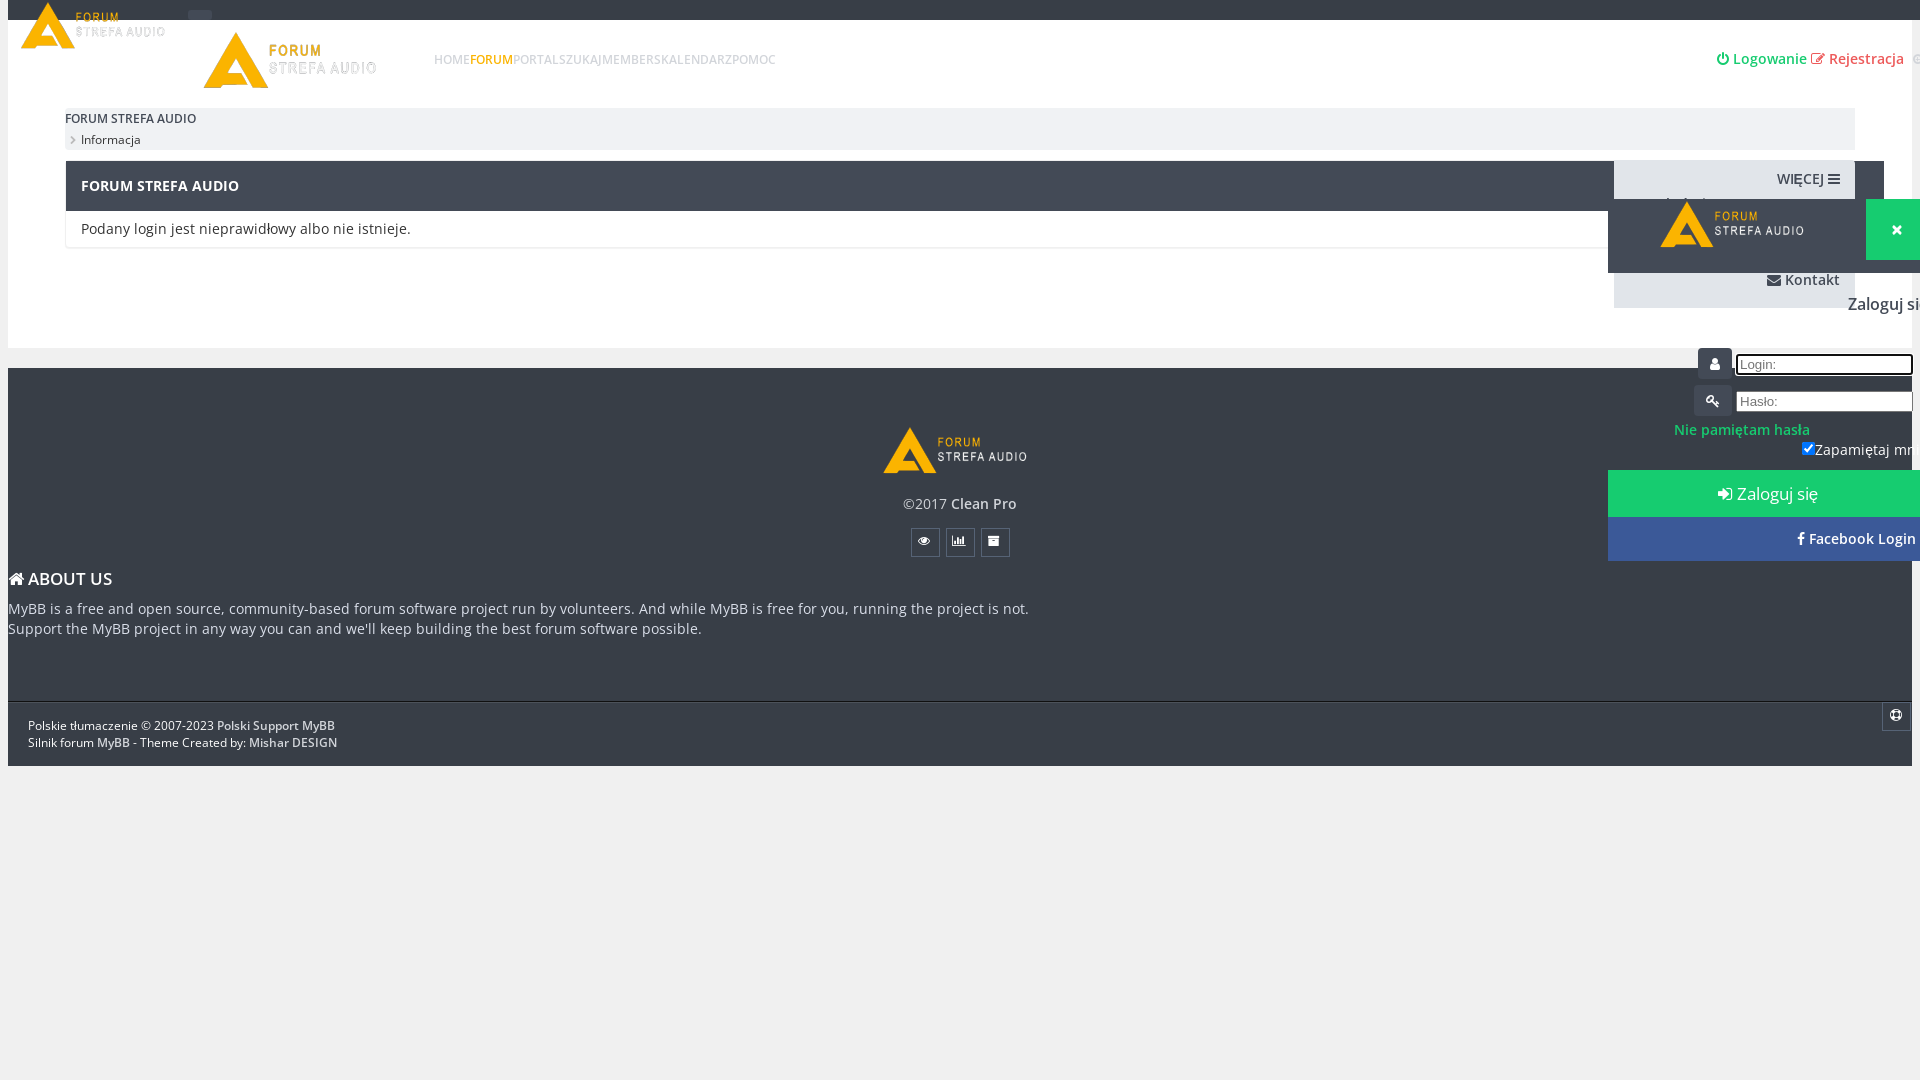 The width and height of the screenshot is (1920, 1080). Describe the element at coordinates (752, 58) in the screenshot. I see `'POMOC'` at that location.